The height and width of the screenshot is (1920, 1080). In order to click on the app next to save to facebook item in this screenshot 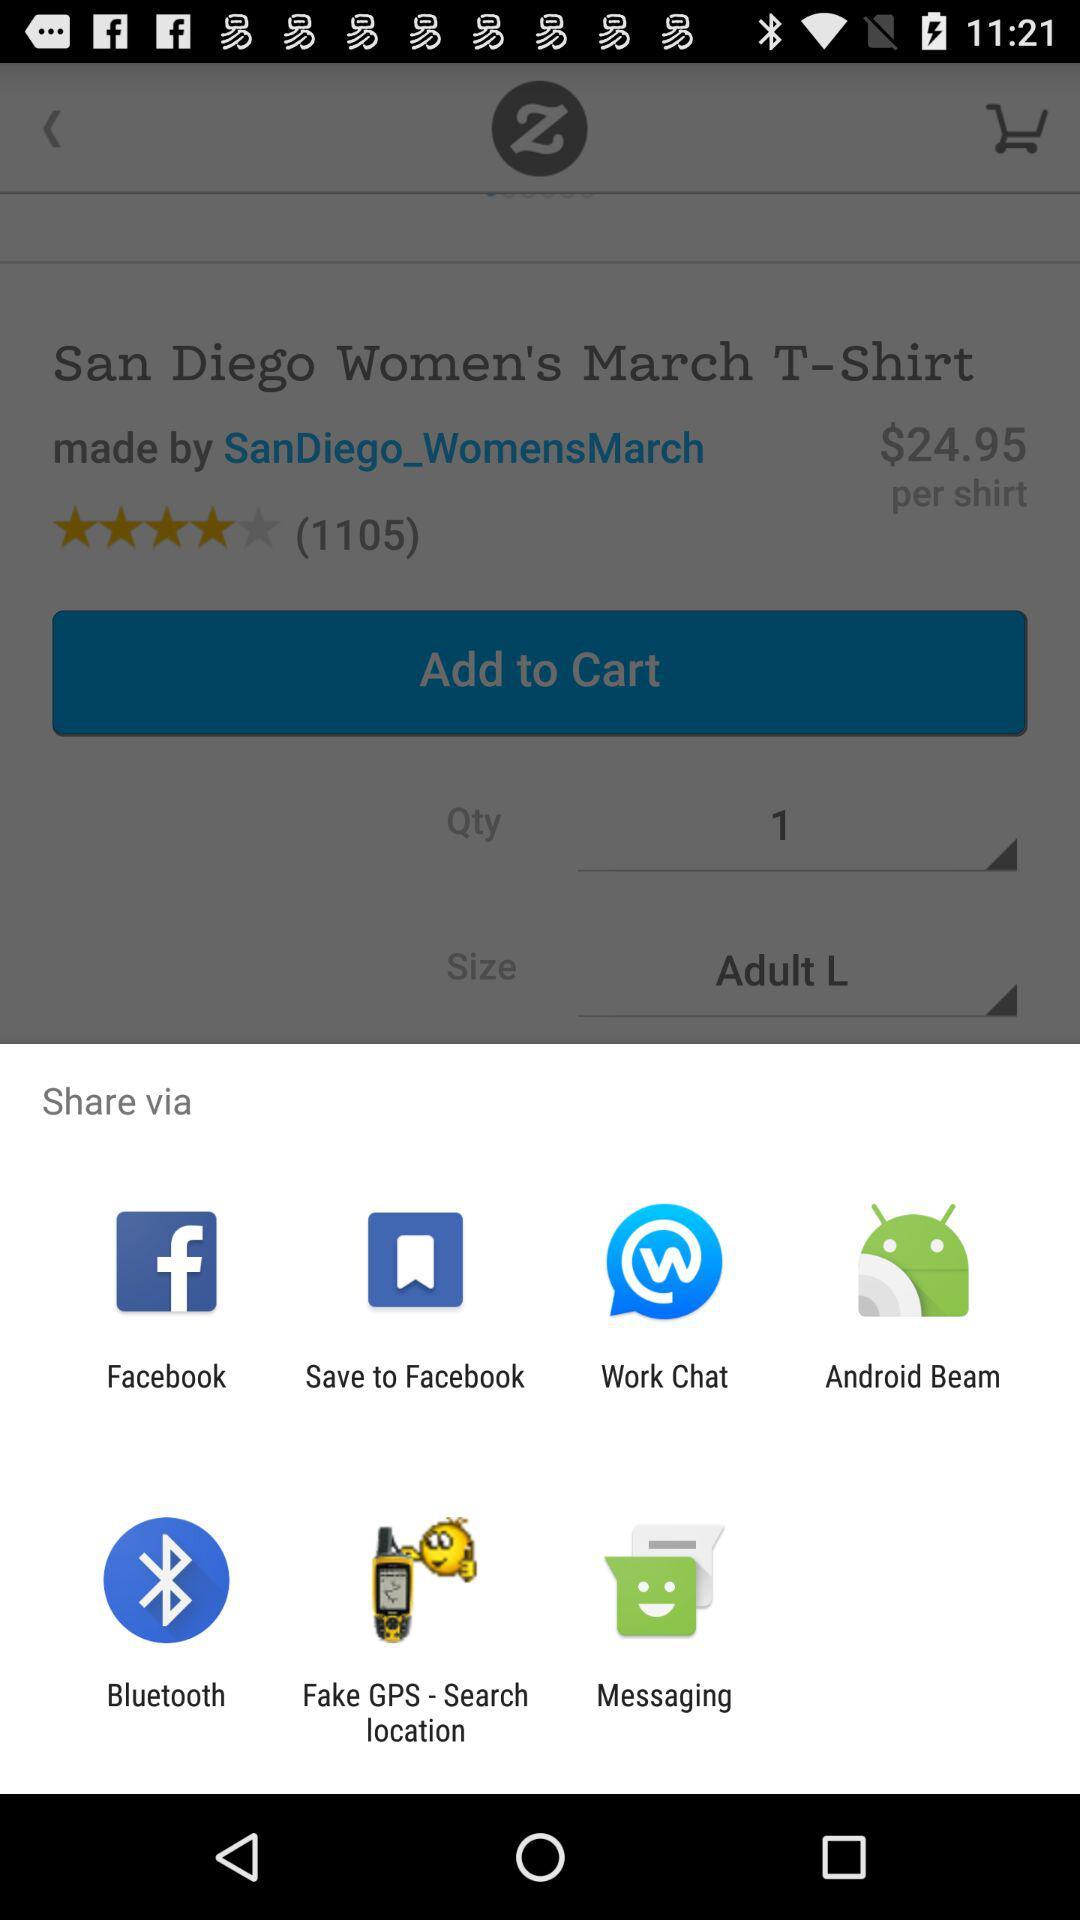, I will do `click(664, 1392)`.